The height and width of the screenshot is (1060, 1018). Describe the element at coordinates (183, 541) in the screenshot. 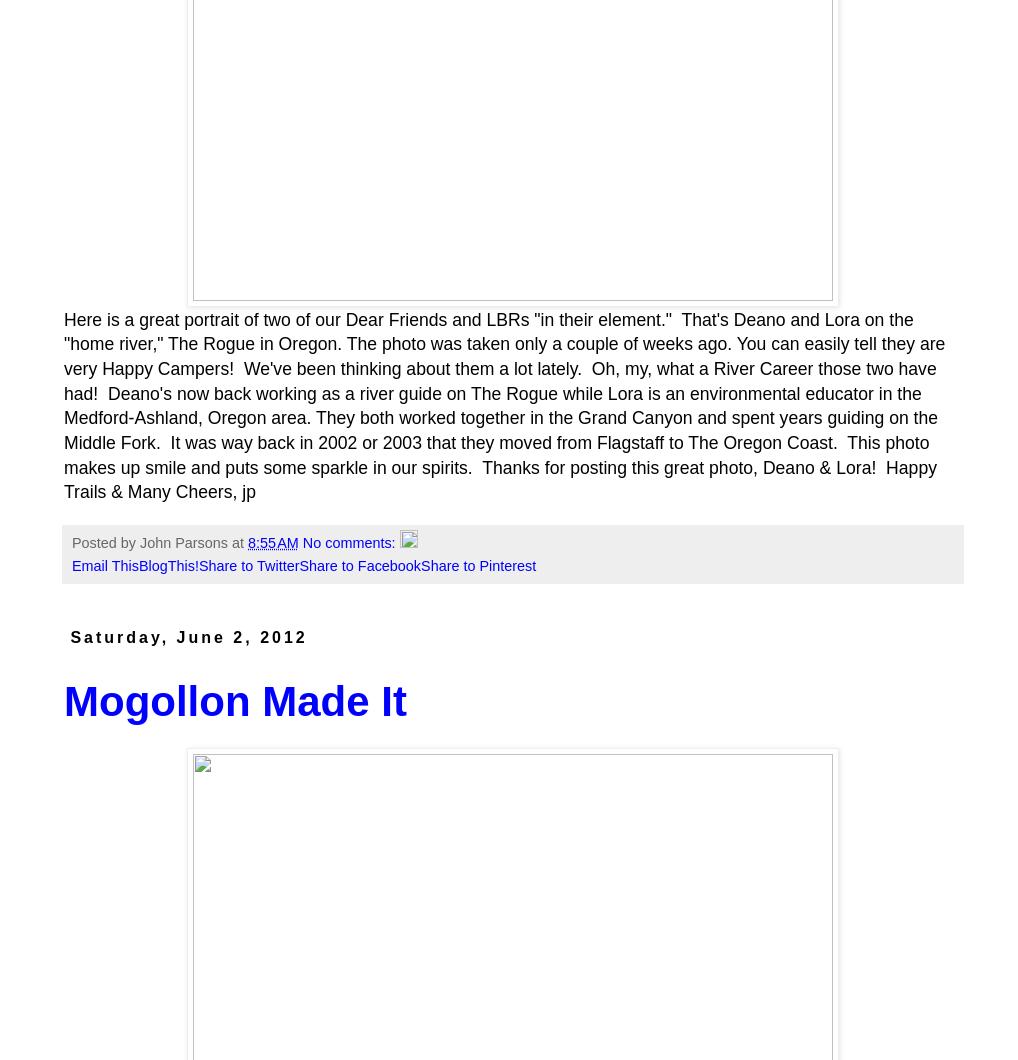

I see `'John Parsons'` at that location.